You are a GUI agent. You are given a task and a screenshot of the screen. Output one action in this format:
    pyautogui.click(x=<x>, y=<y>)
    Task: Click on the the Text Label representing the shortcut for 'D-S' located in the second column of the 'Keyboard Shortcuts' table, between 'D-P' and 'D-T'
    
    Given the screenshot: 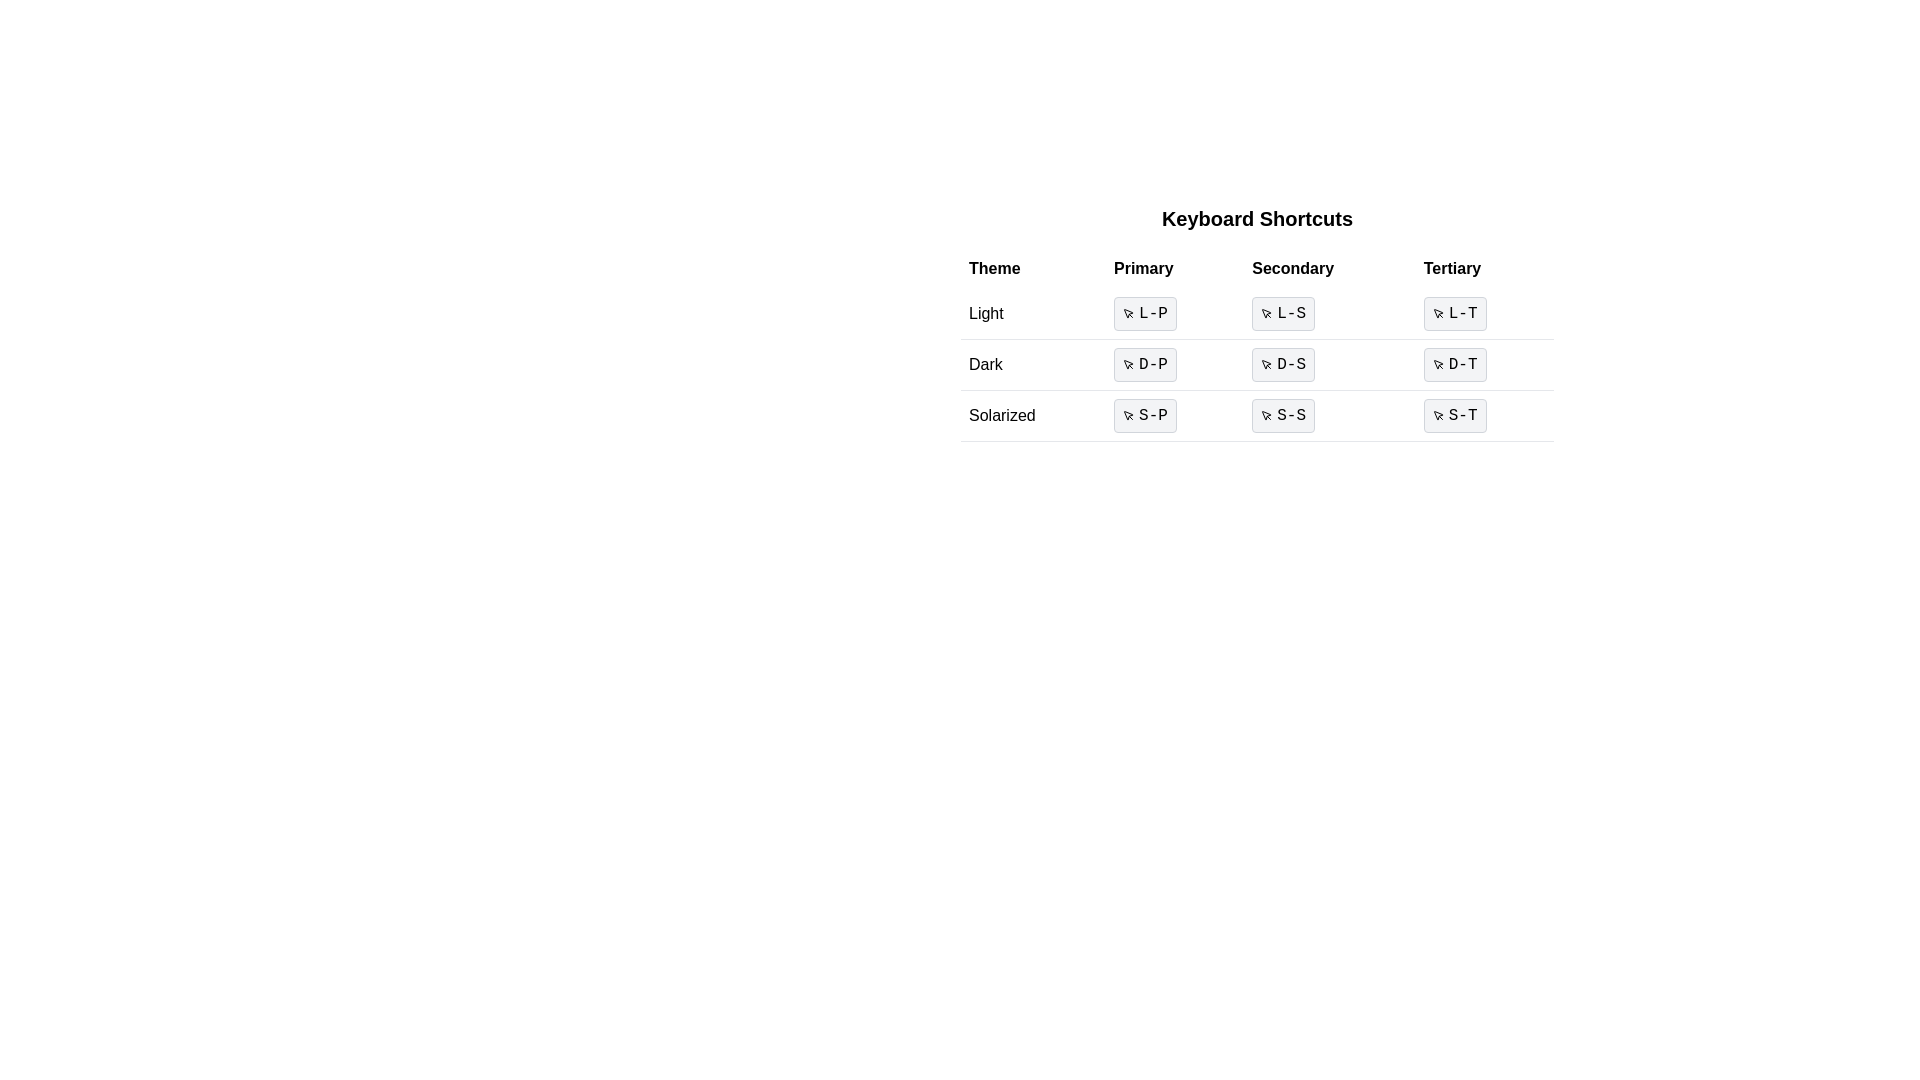 What is the action you would take?
    pyautogui.click(x=1291, y=365)
    